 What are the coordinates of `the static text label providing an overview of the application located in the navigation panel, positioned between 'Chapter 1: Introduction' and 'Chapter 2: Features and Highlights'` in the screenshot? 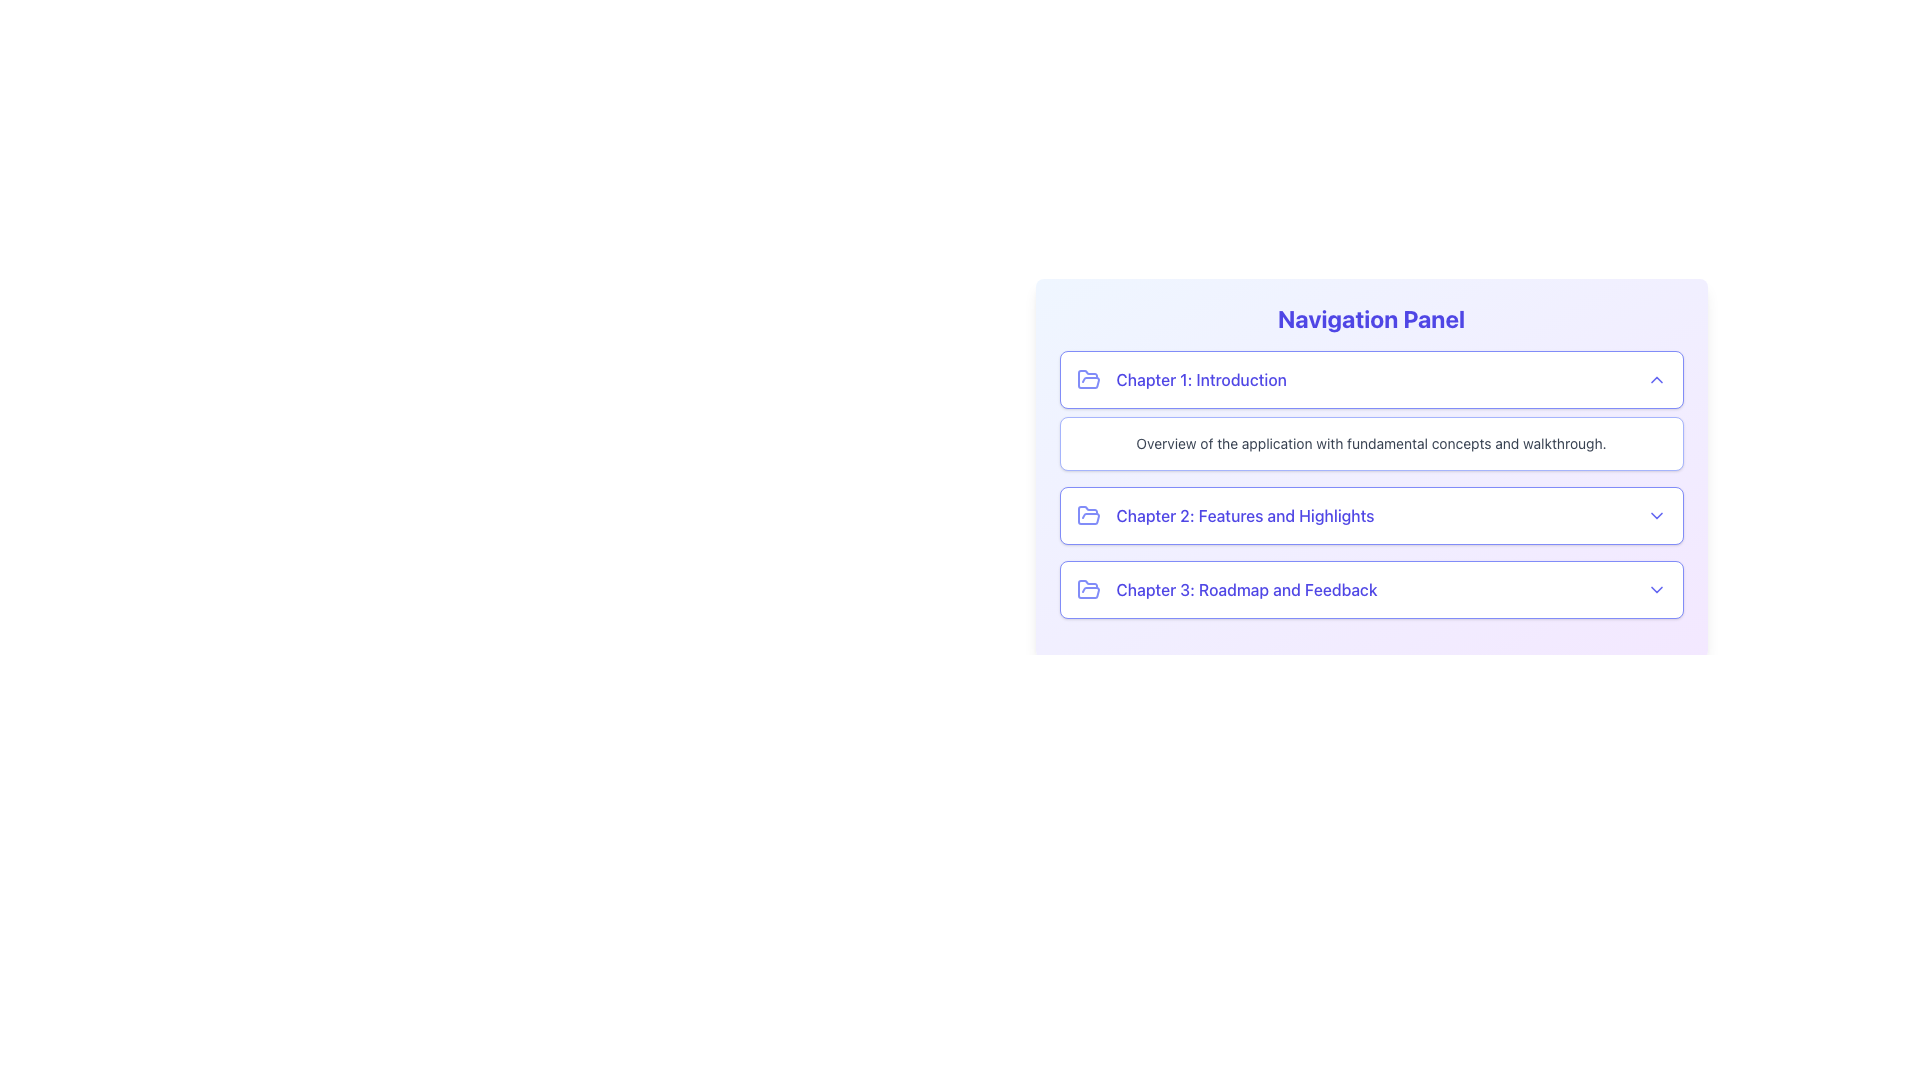 It's located at (1370, 442).